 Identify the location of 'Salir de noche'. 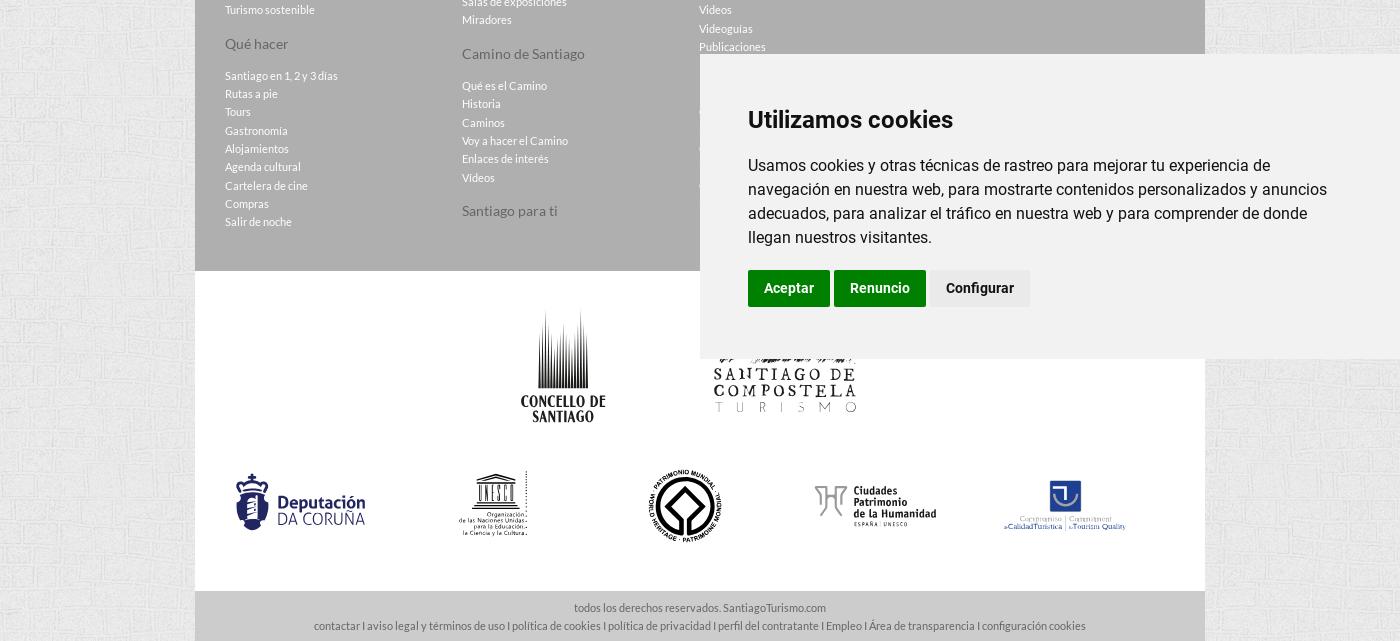
(258, 221).